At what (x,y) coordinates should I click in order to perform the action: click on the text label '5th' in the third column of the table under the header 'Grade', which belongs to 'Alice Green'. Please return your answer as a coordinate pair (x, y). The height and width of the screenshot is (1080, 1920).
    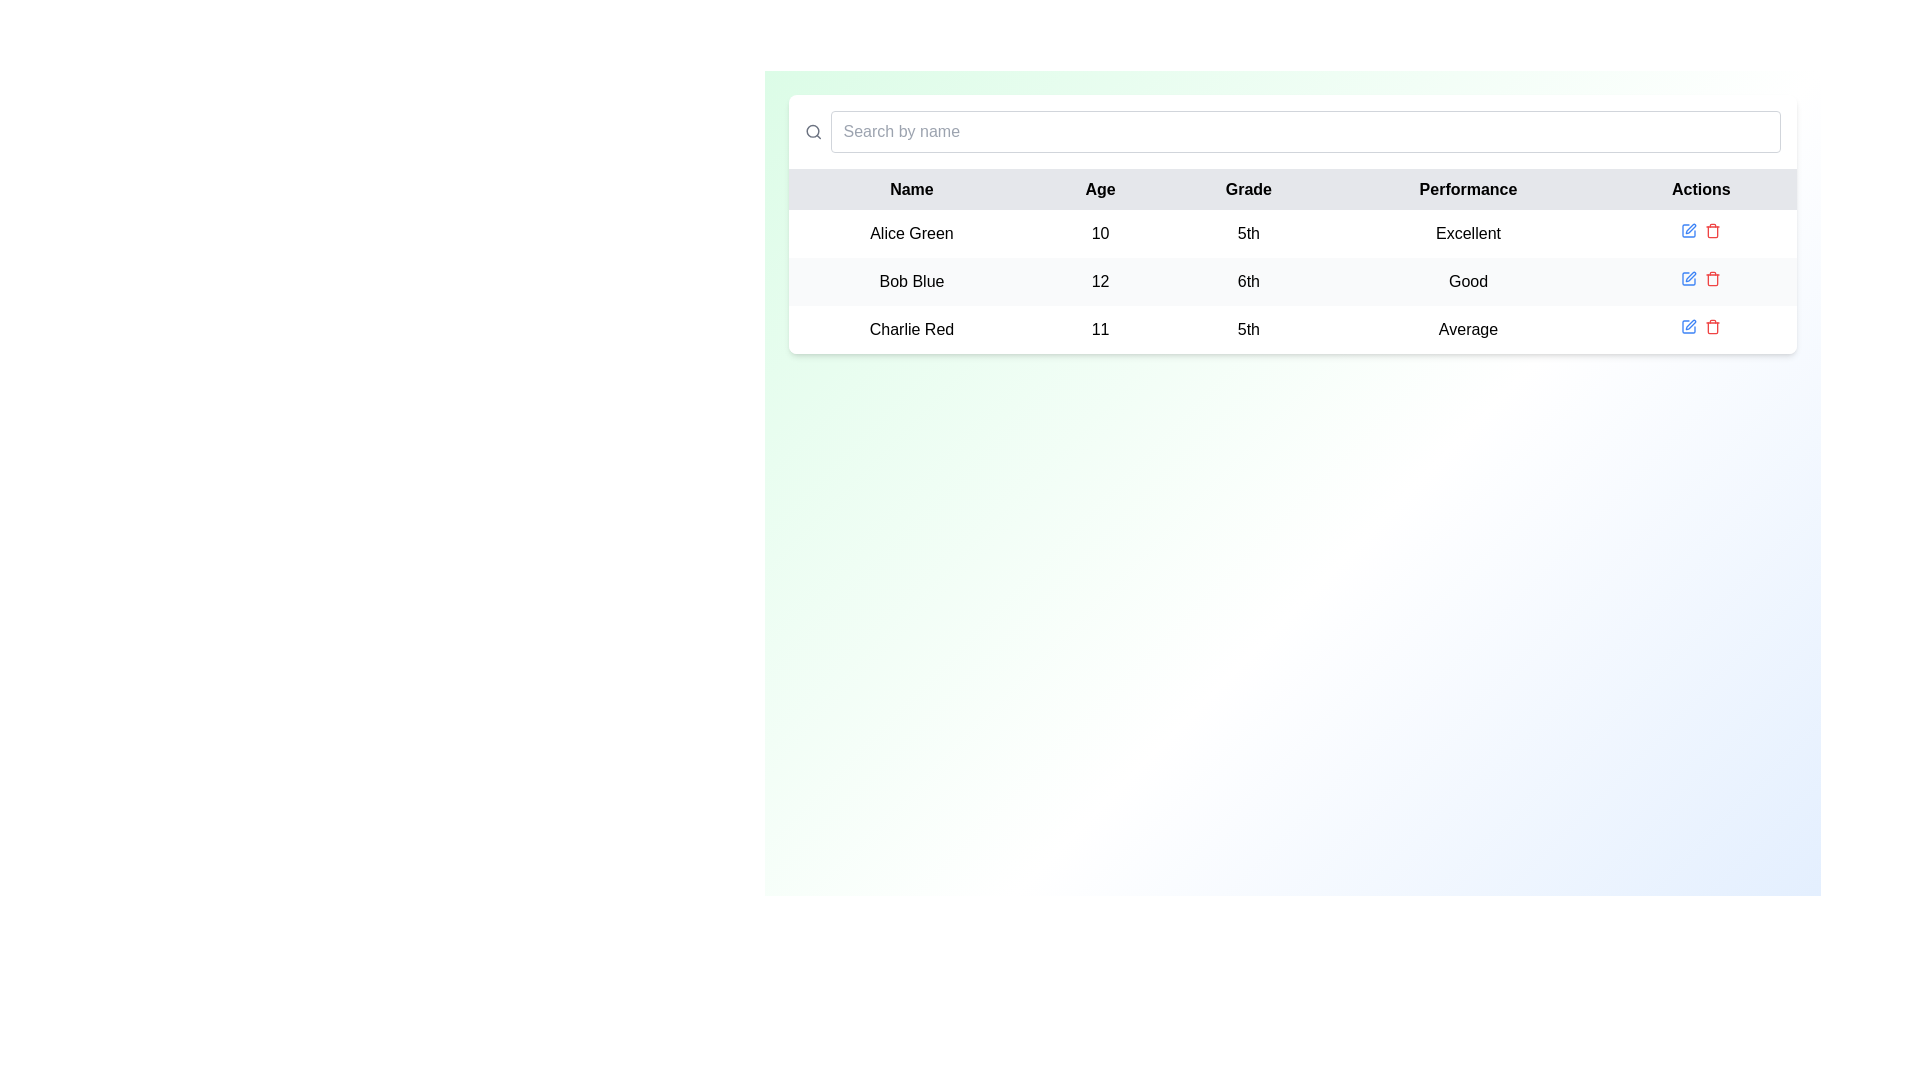
    Looking at the image, I should click on (1247, 233).